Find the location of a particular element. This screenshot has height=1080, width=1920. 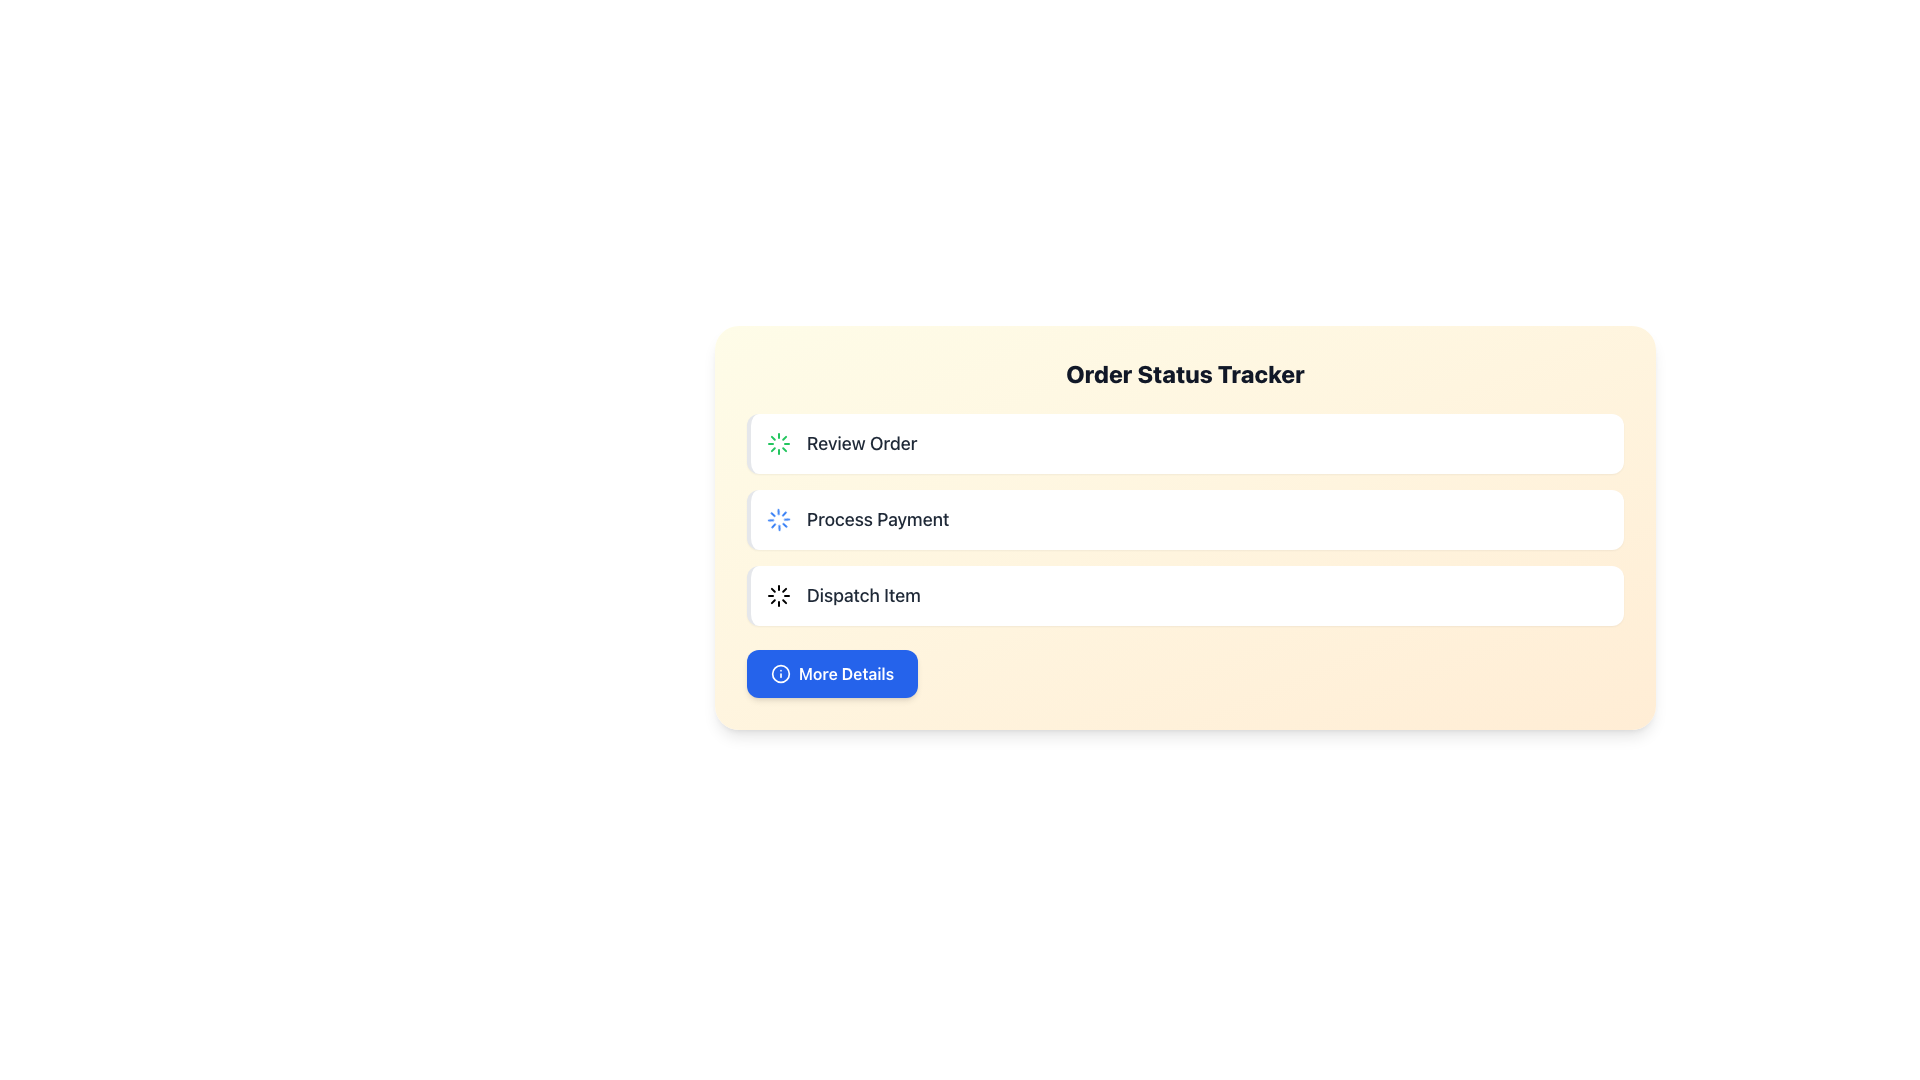

the 'More Details' button, which is a rectangular button with rounded edges, deep blue background, white text, and an information icon, located at the bottom of the 'Order Status Tracker' section is located at coordinates (832, 674).